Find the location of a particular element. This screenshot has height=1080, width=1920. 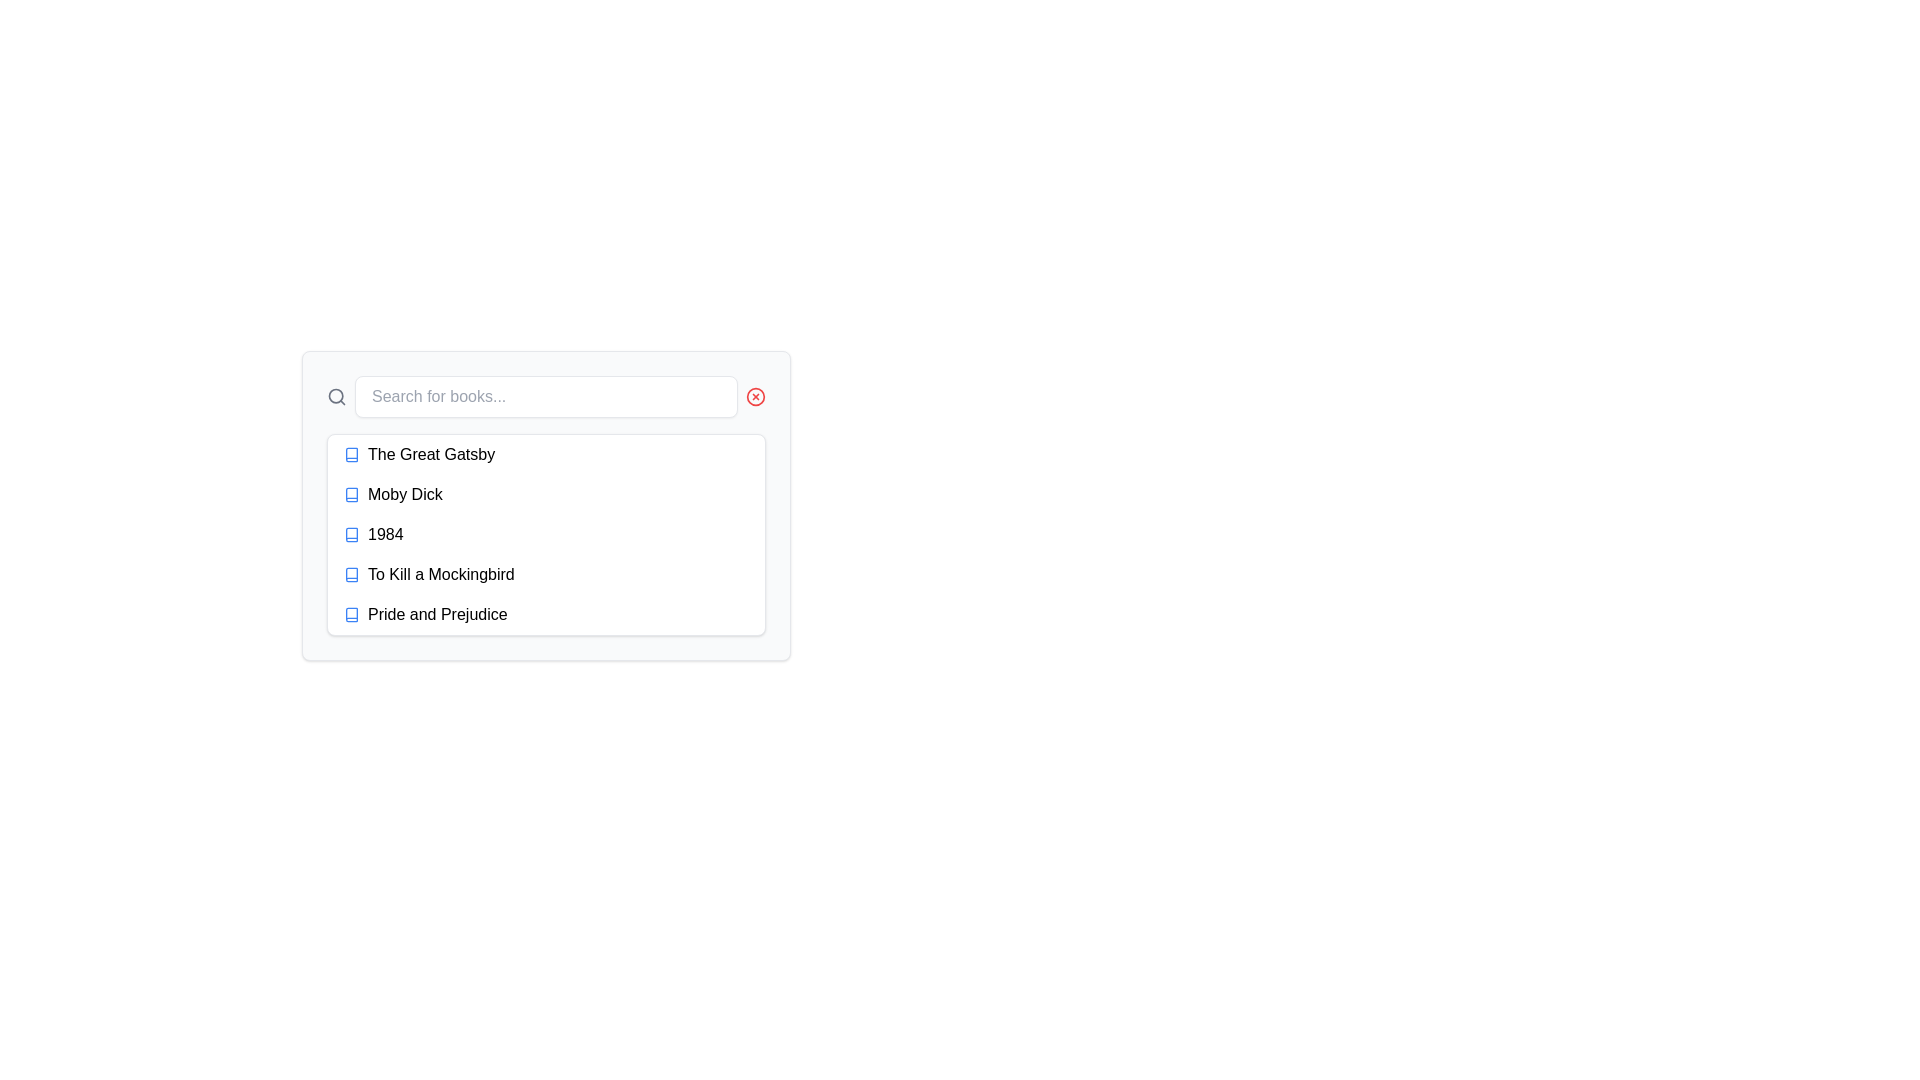

the SVG icon representing an open book located to the left of the text 'Moby Dick' is located at coordinates (351, 494).